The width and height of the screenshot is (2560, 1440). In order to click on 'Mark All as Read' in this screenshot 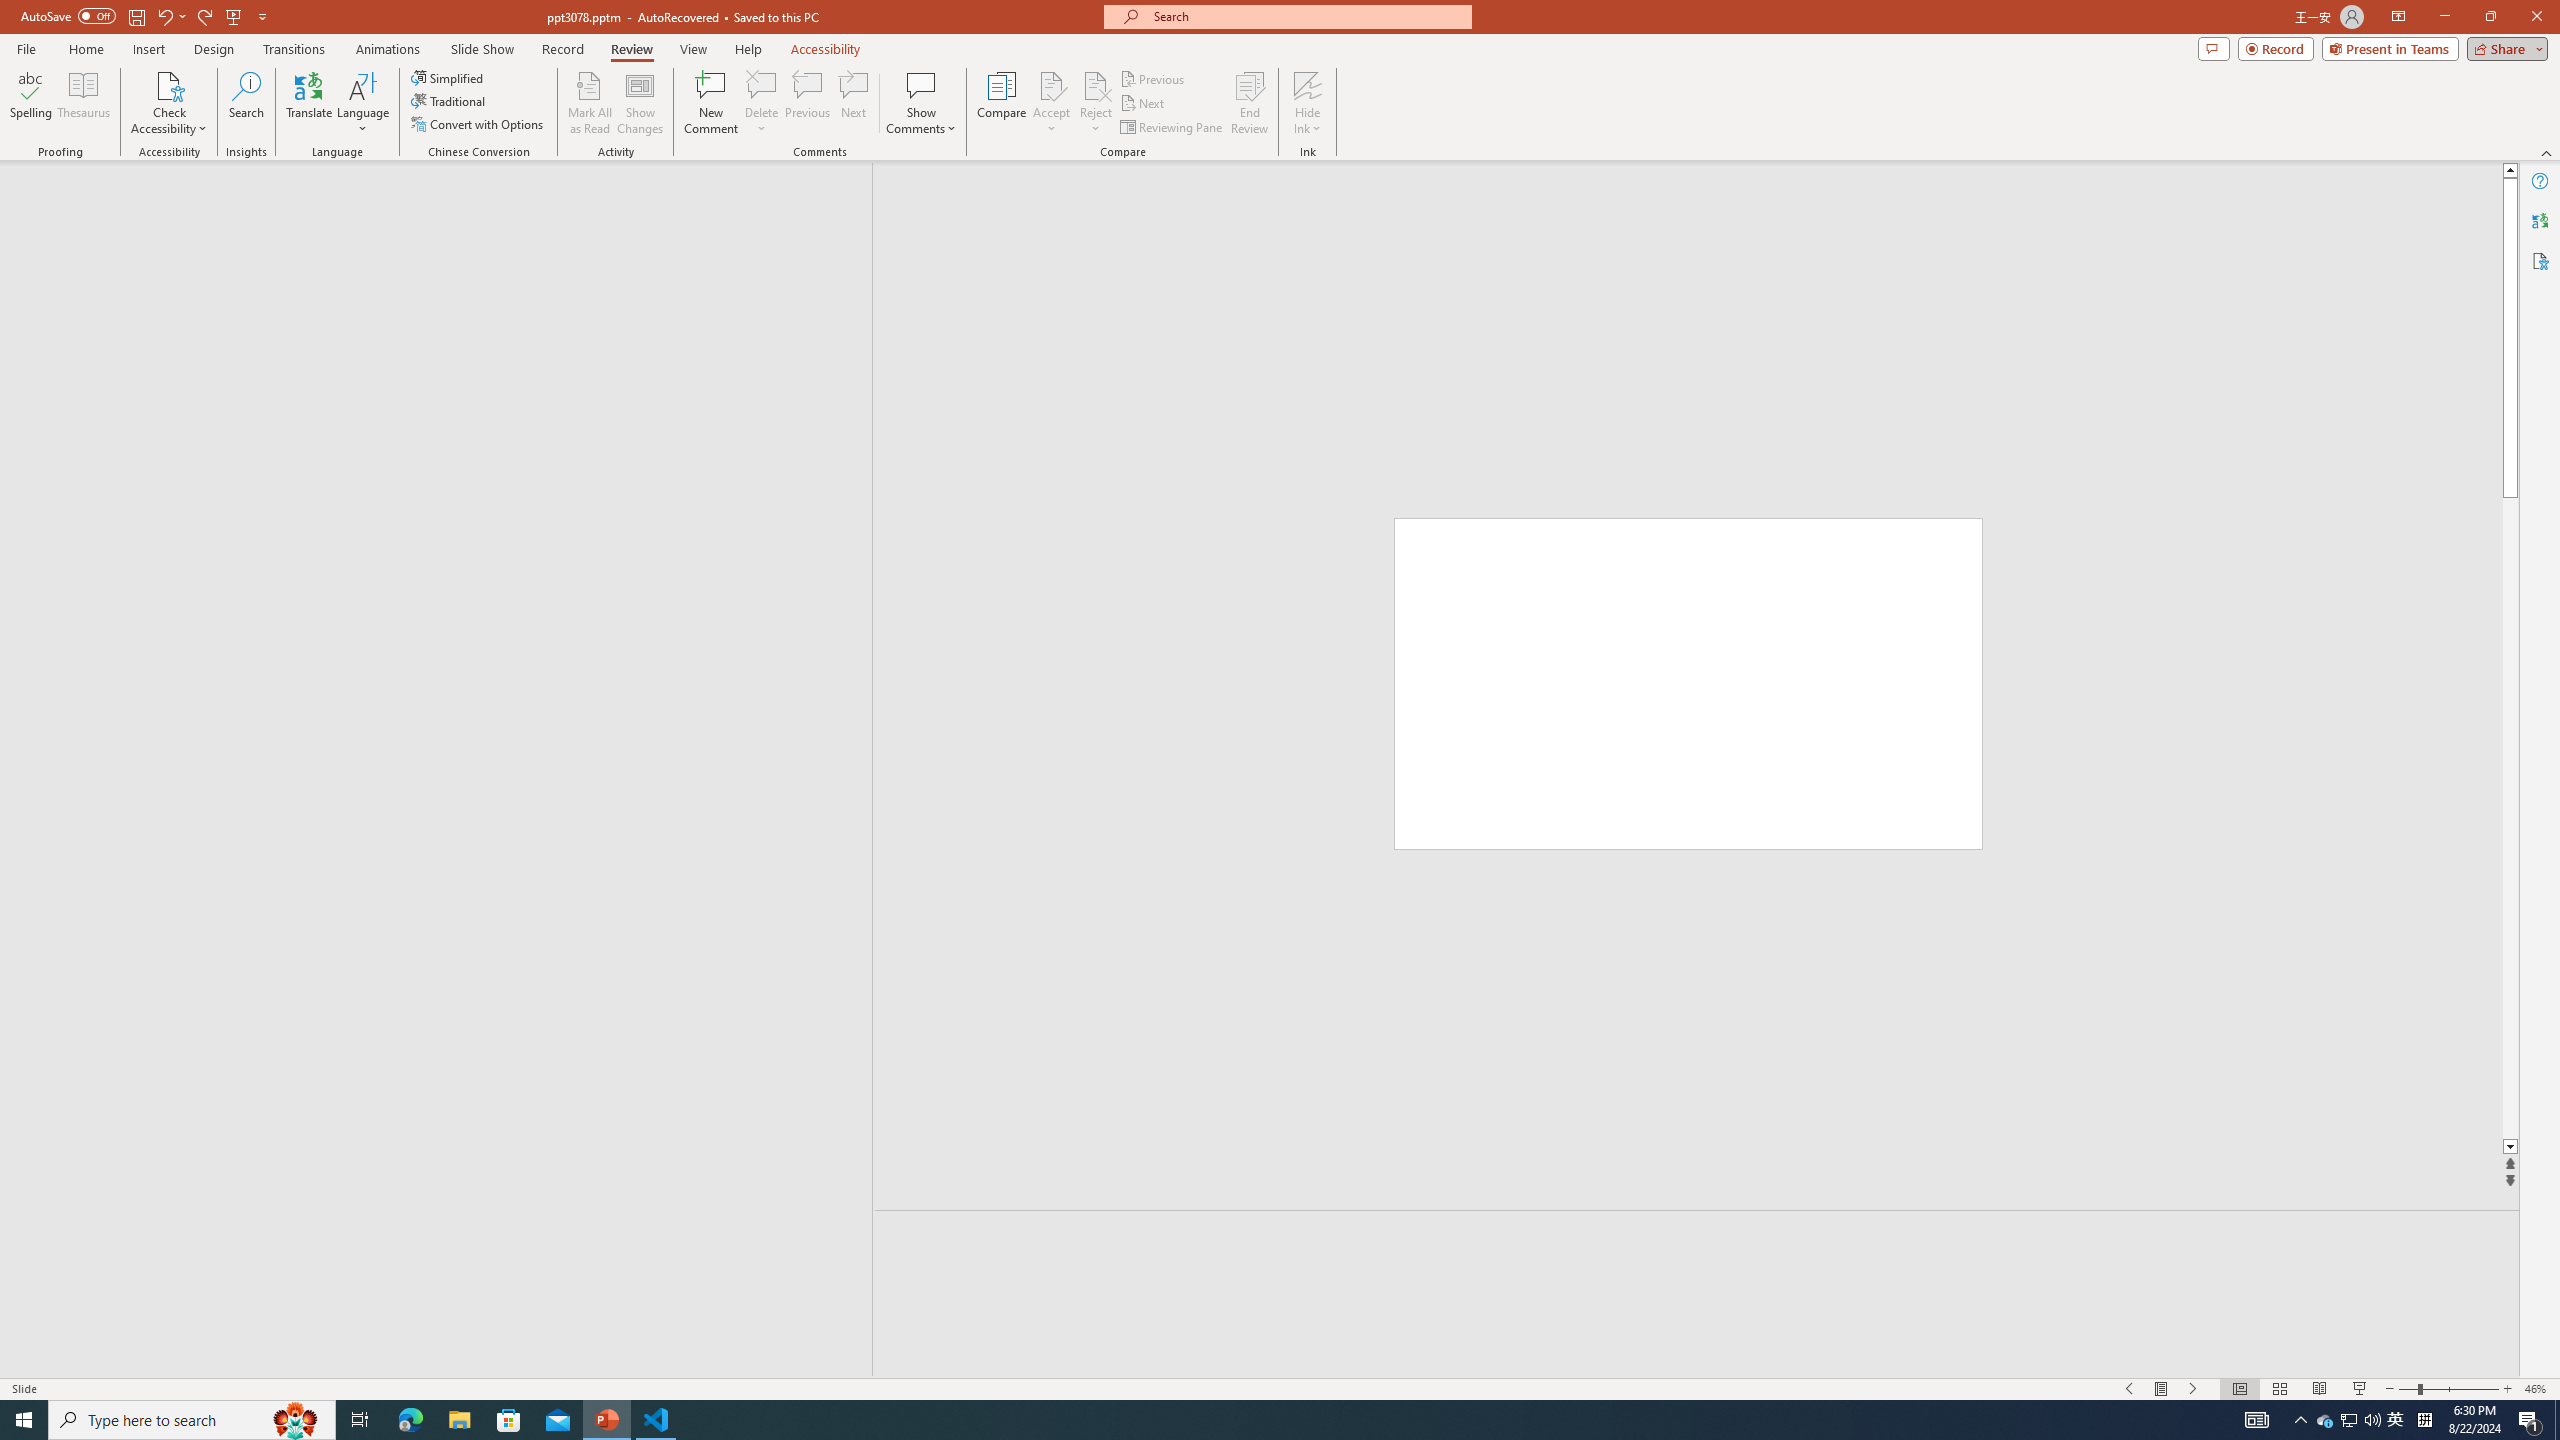, I will do `click(590, 103)`.